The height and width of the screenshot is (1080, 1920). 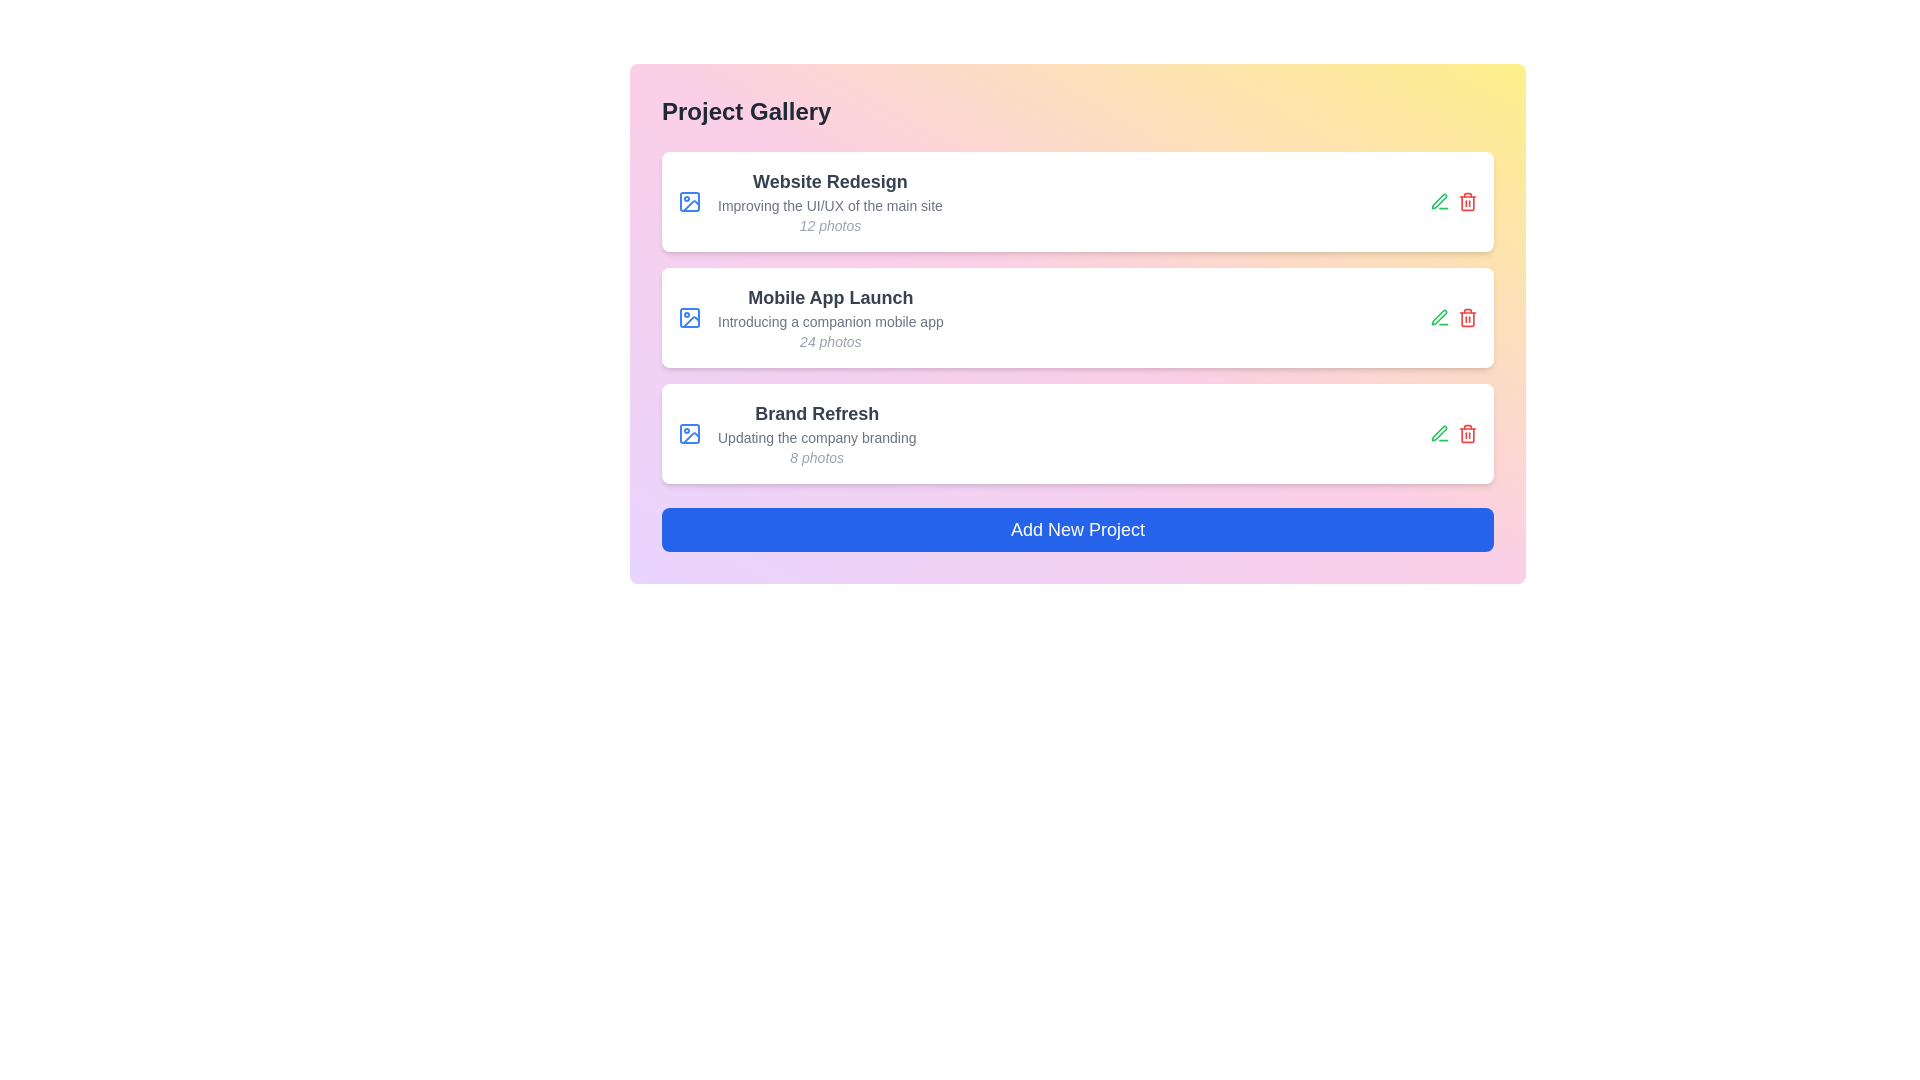 I want to click on edit button for the project Website Redesign, so click(x=1440, y=201).